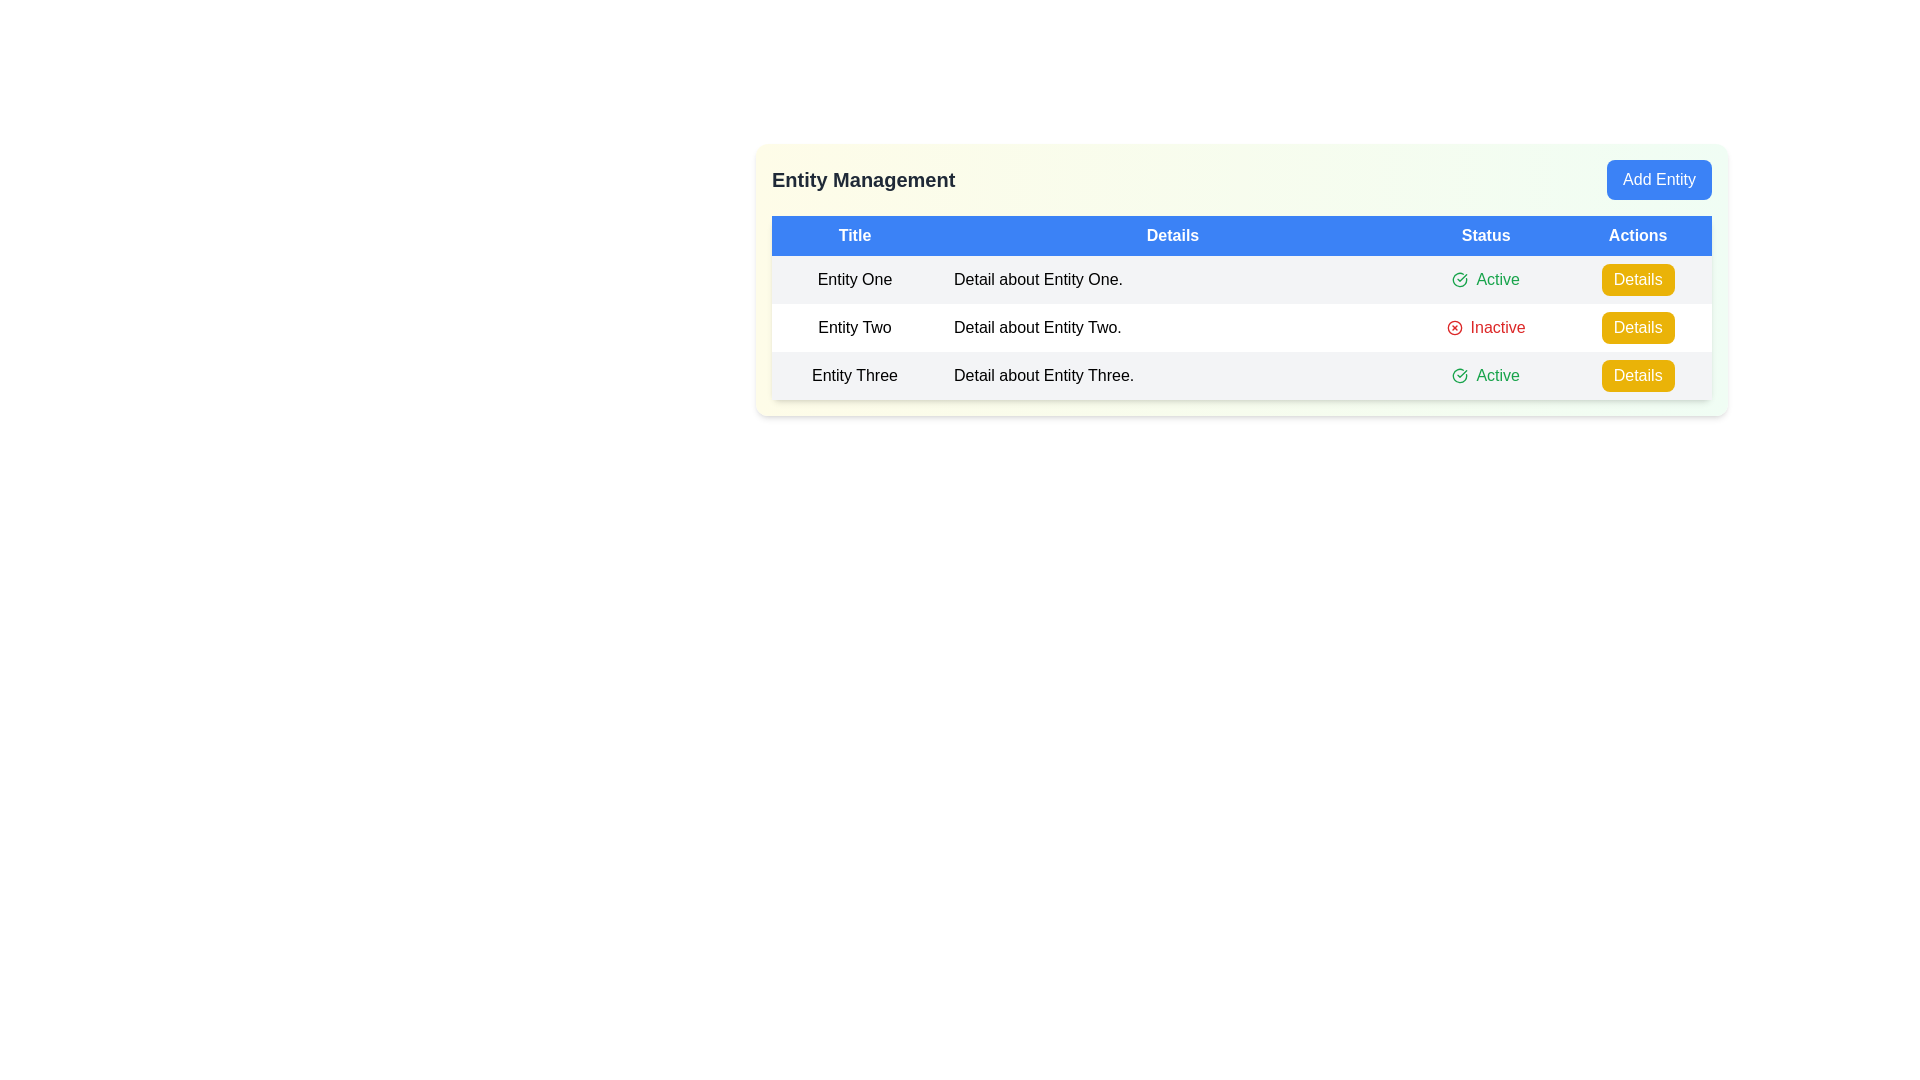 The width and height of the screenshot is (1920, 1080). I want to click on the rectangular button with a blue background and white text that reads 'Add Entity' to change its shade of blue, so click(1659, 180).